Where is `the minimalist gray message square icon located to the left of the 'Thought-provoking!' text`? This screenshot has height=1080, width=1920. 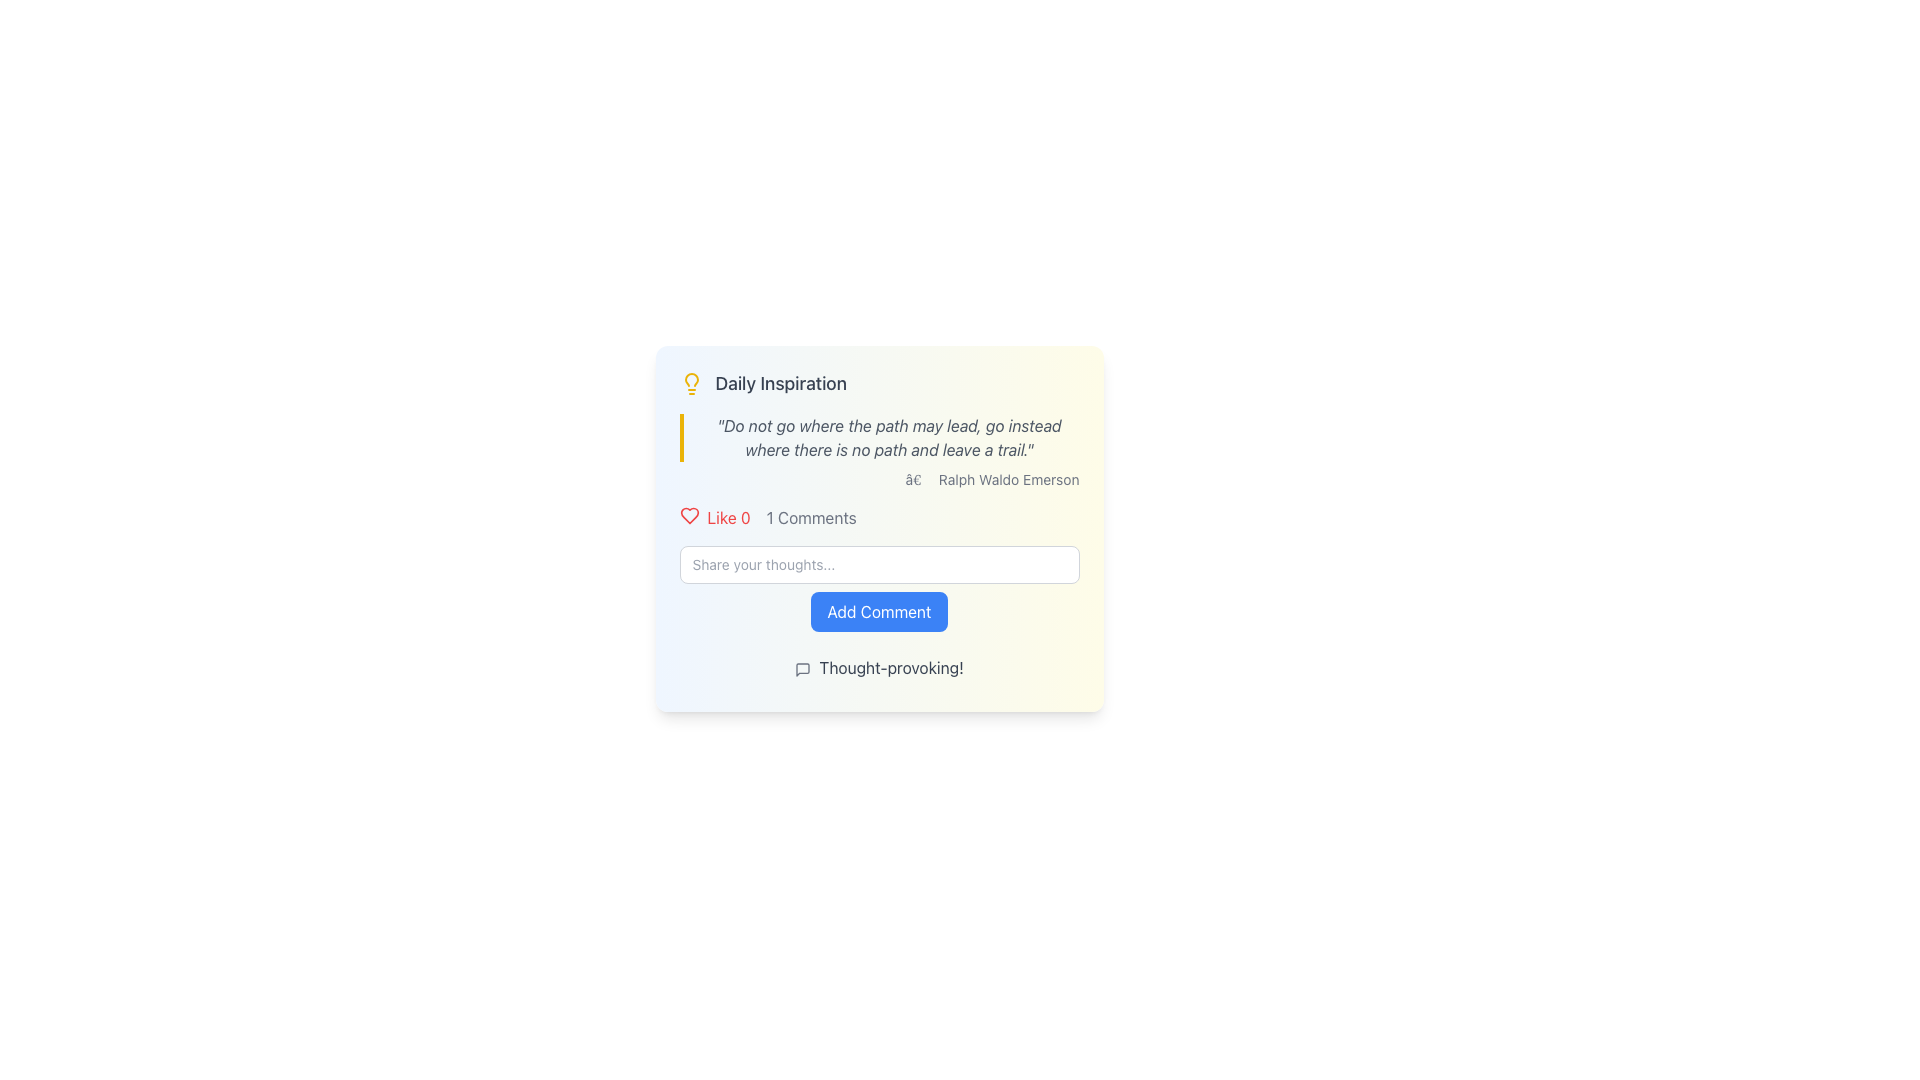 the minimalist gray message square icon located to the left of the 'Thought-provoking!' text is located at coordinates (803, 669).